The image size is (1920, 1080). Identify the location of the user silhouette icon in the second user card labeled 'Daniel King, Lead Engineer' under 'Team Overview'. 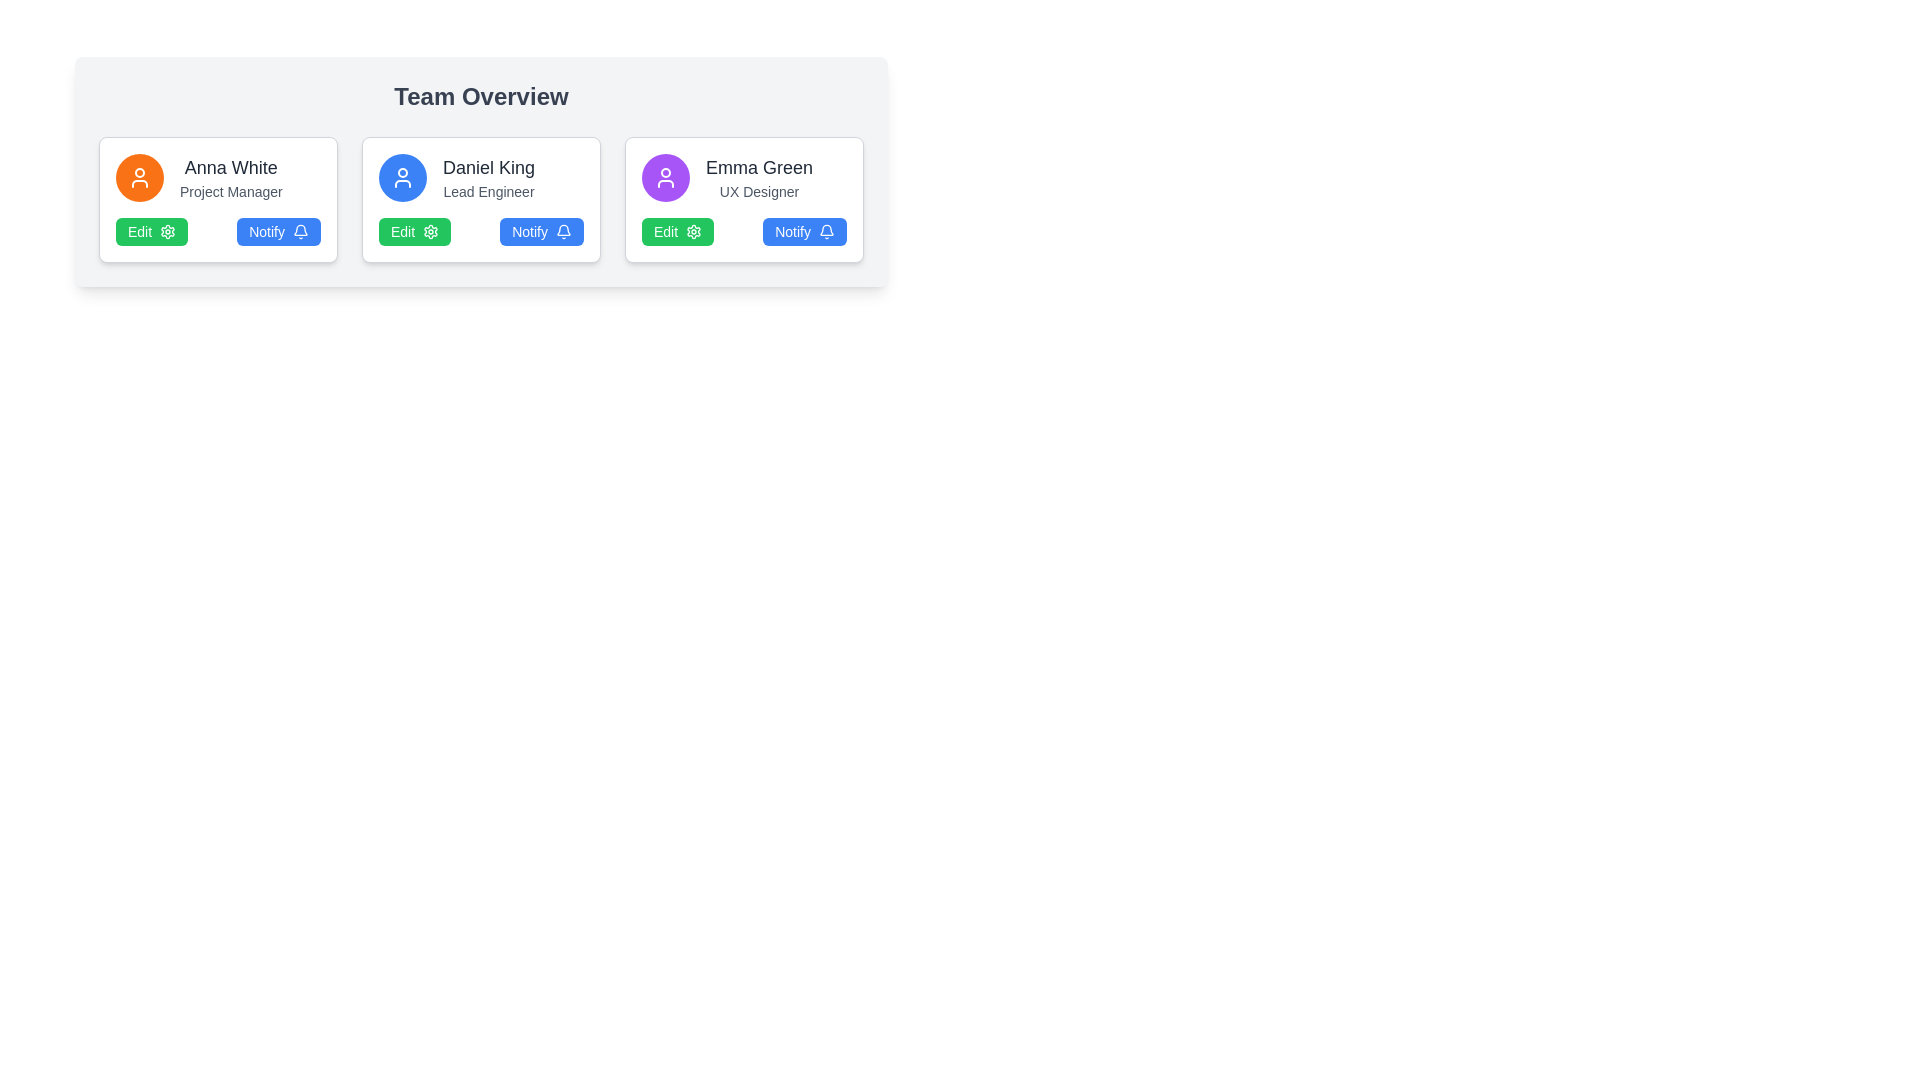
(402, 176).